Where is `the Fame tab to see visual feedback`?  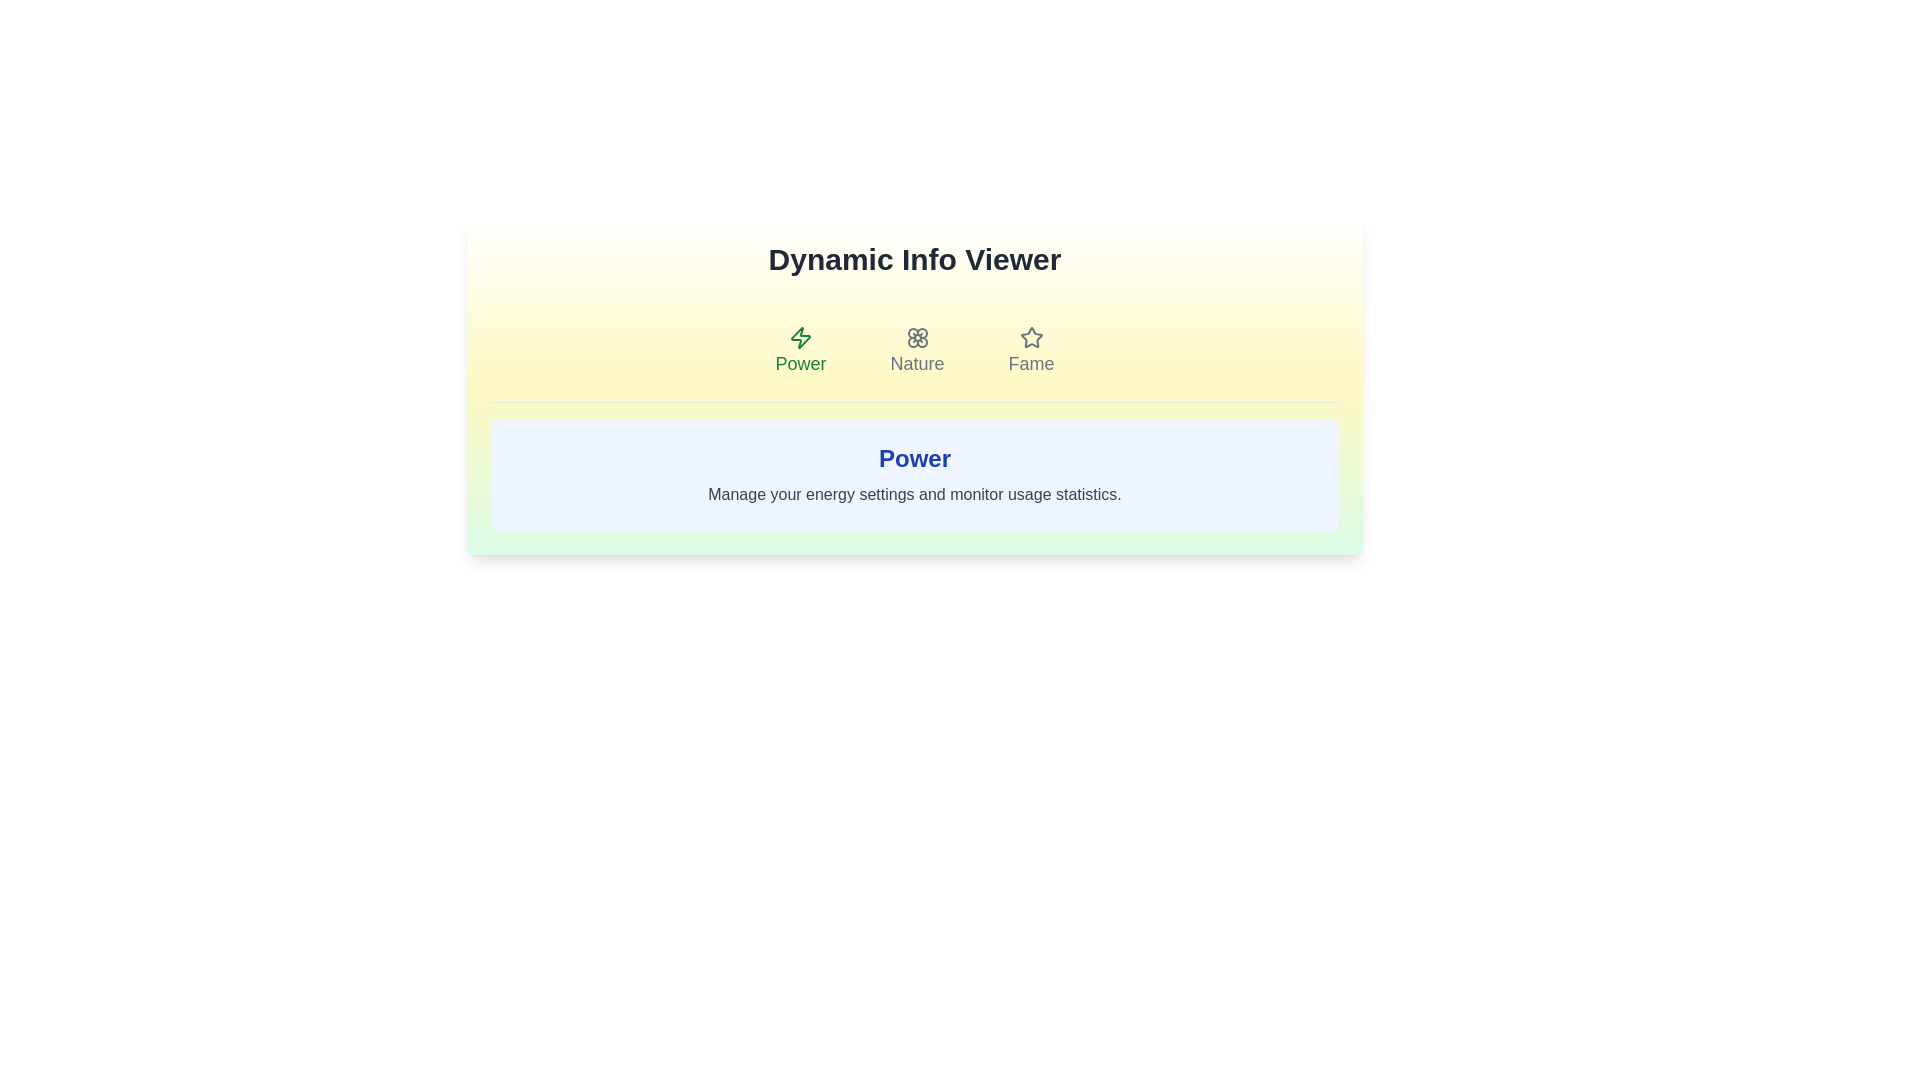
the Fame tab to see visual feedback is located at coordinates (1031, 350).